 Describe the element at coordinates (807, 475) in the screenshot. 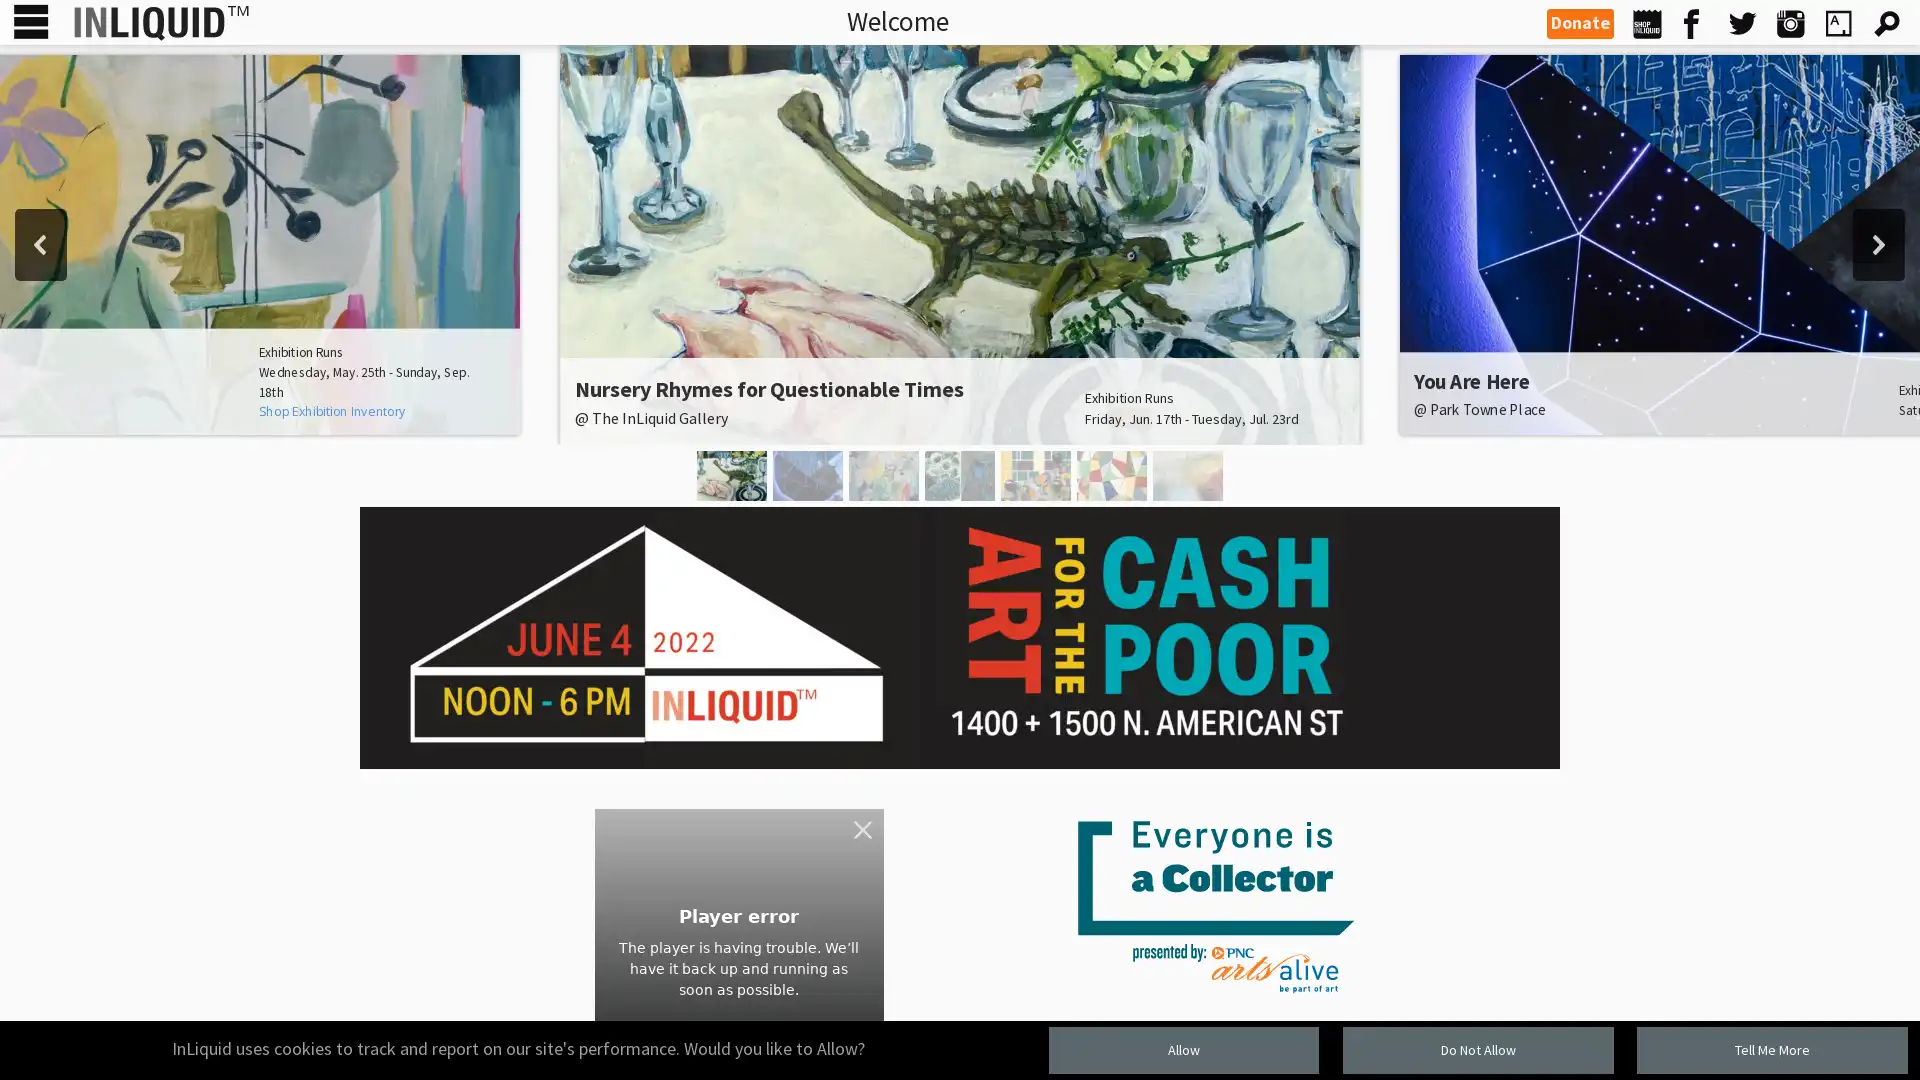

I see `You Are Here` at that location.